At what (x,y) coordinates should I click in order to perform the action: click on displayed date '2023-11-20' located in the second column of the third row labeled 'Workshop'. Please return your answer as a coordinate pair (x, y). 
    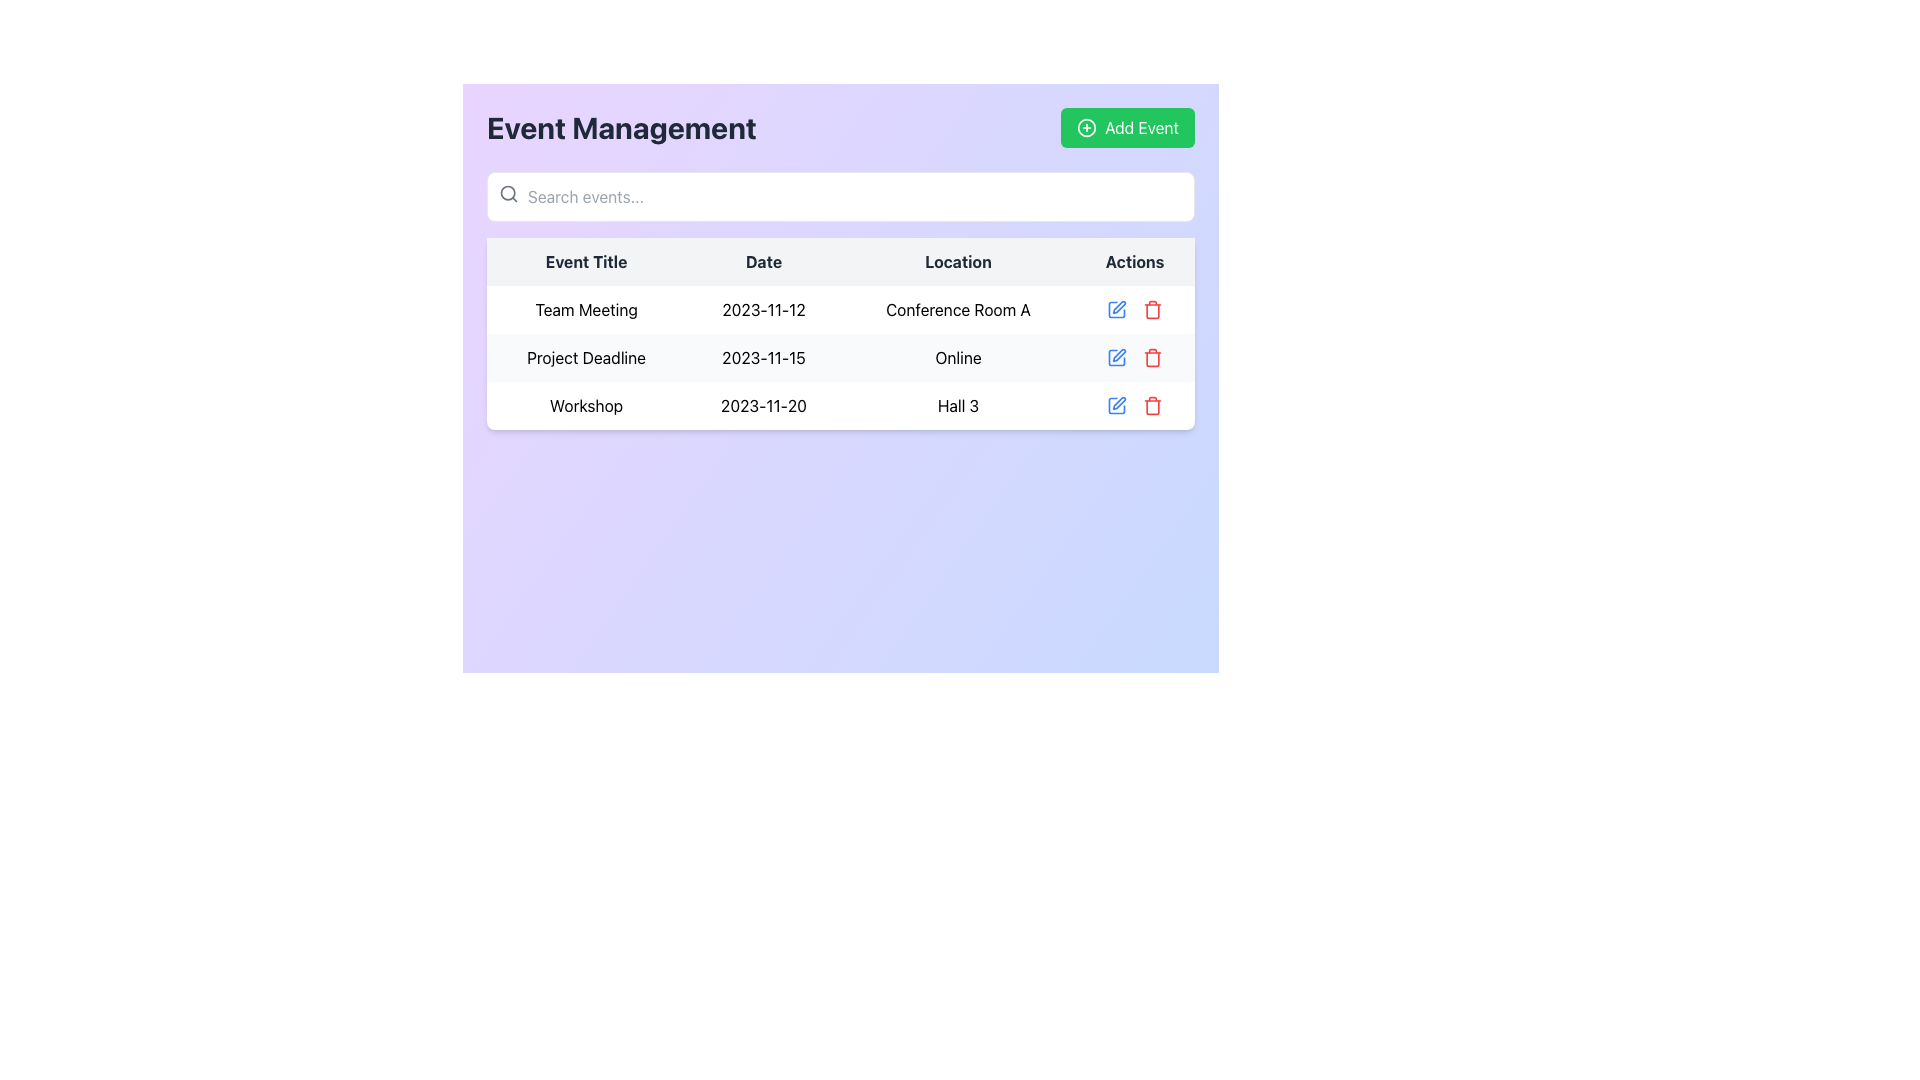
    Looking at the image, I should click on (762, 405).